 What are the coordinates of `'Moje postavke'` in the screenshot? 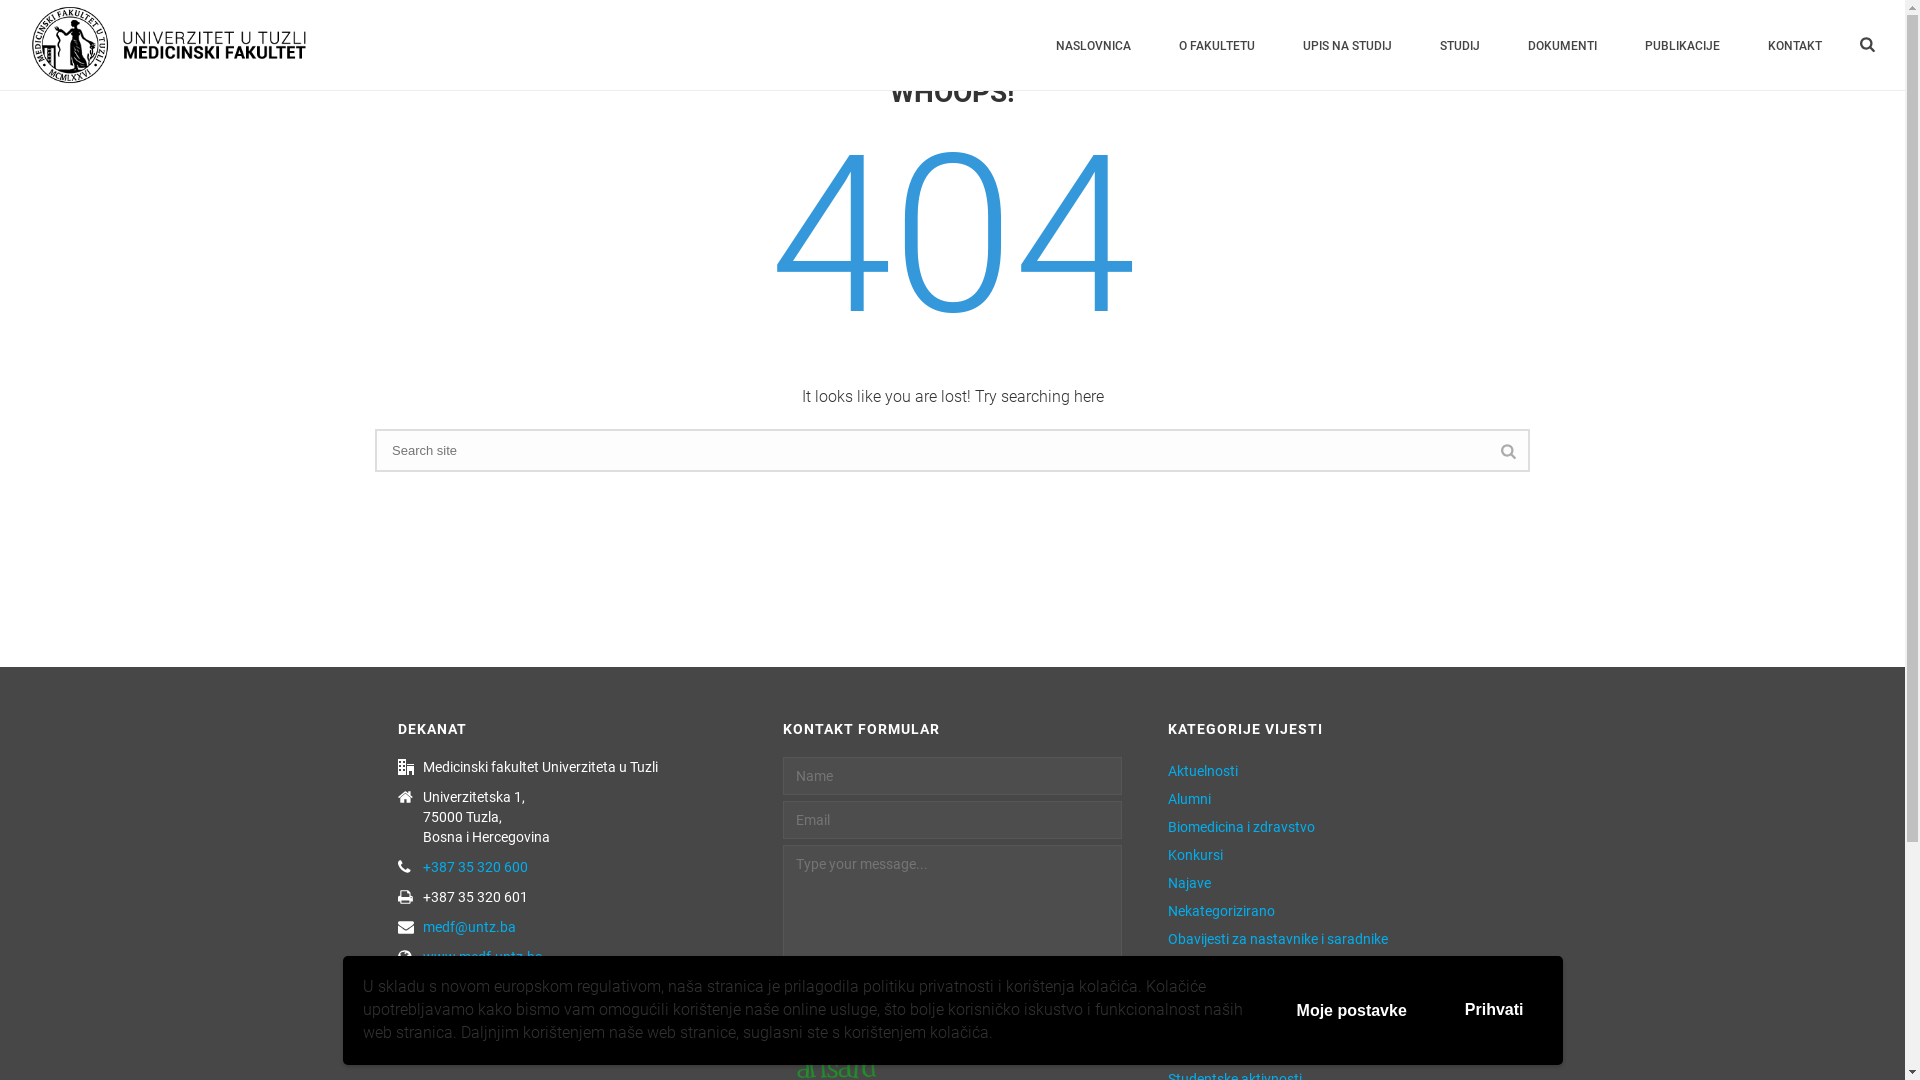 It's located at (1352, 1010).